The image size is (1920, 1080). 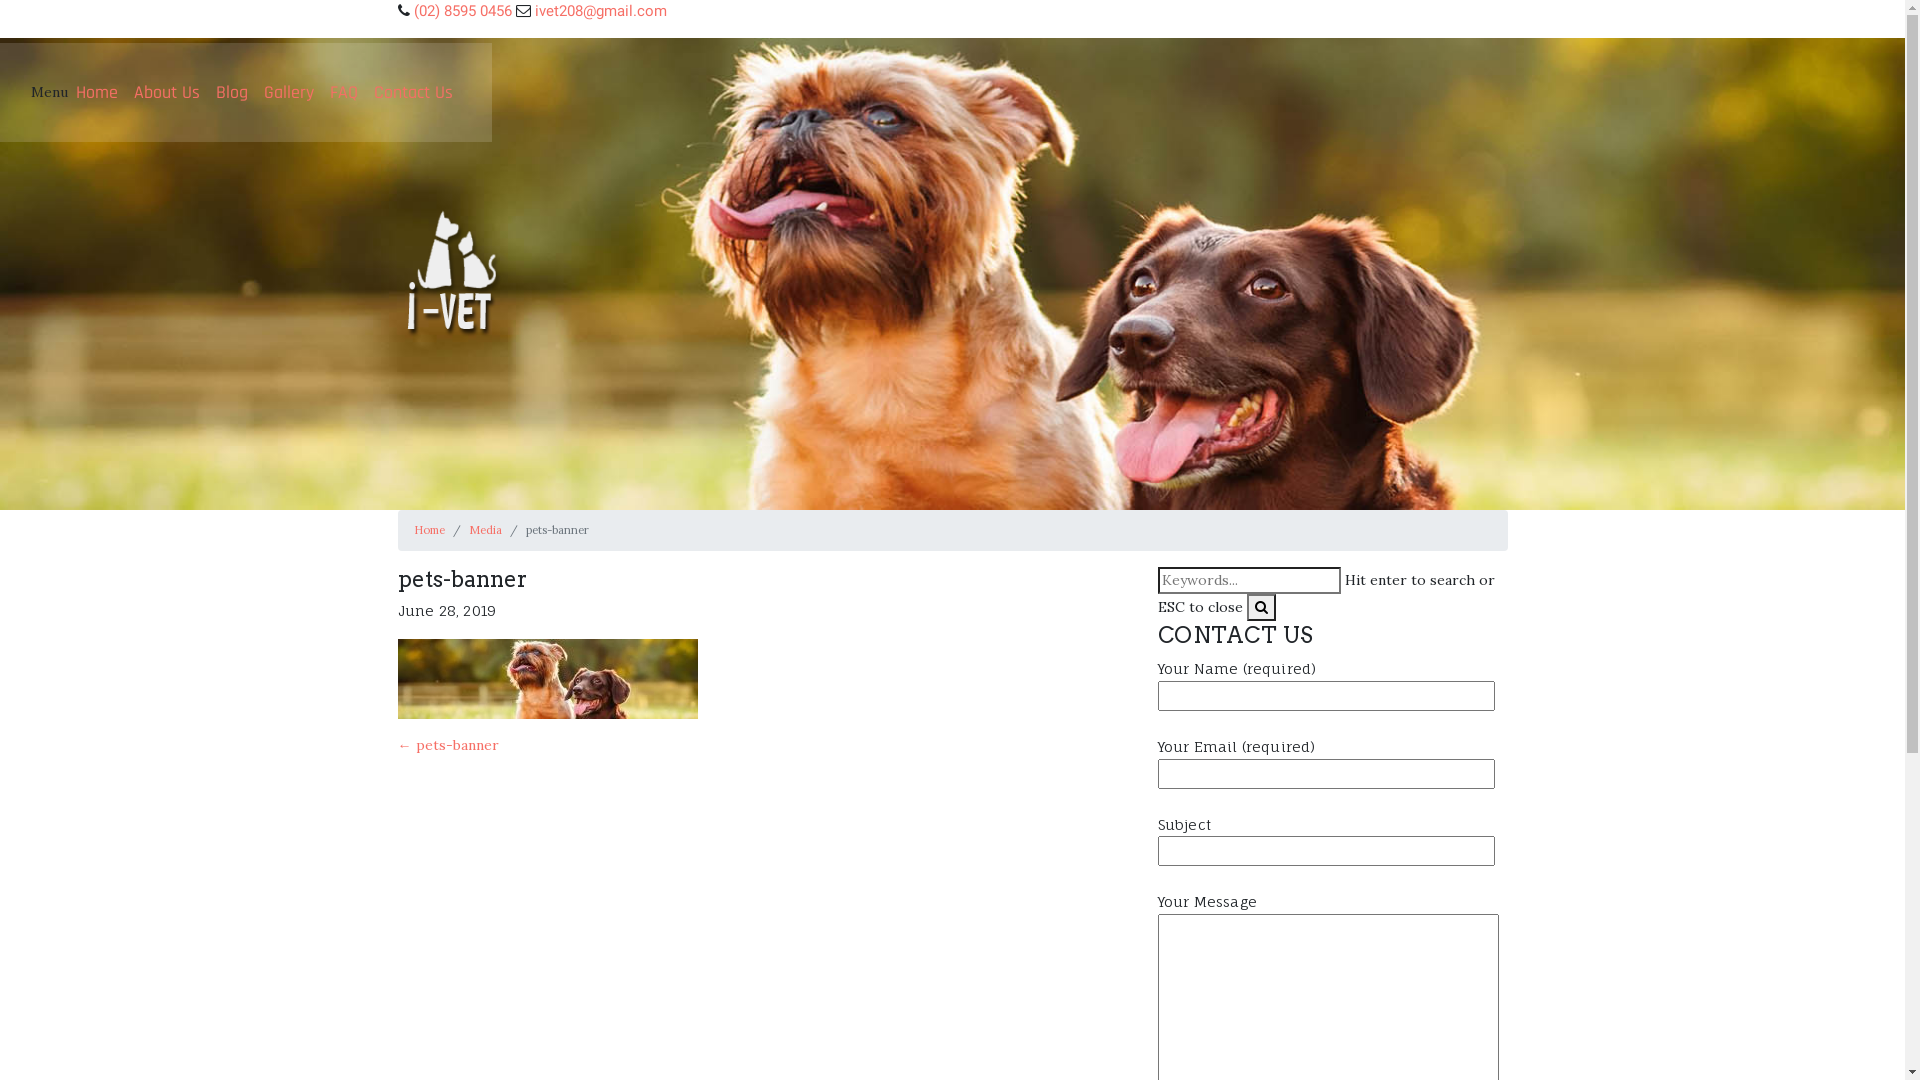 I want to click on 'Blog', so click(x=231, y=92).